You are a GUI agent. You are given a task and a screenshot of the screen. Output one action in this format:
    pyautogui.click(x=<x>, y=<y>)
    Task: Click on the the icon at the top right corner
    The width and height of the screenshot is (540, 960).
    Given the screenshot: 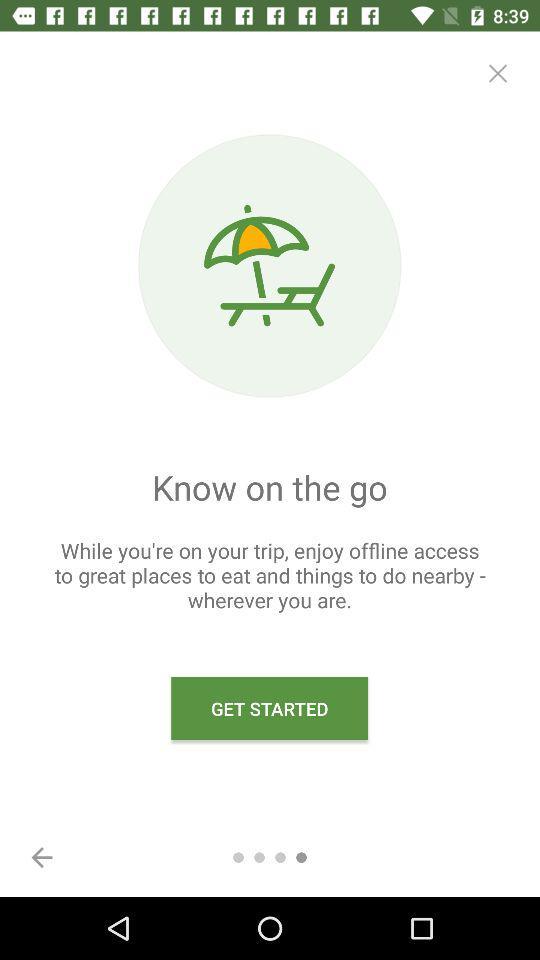 What is the action you would take?
    pyautogui.click(x=496, y=73)
    